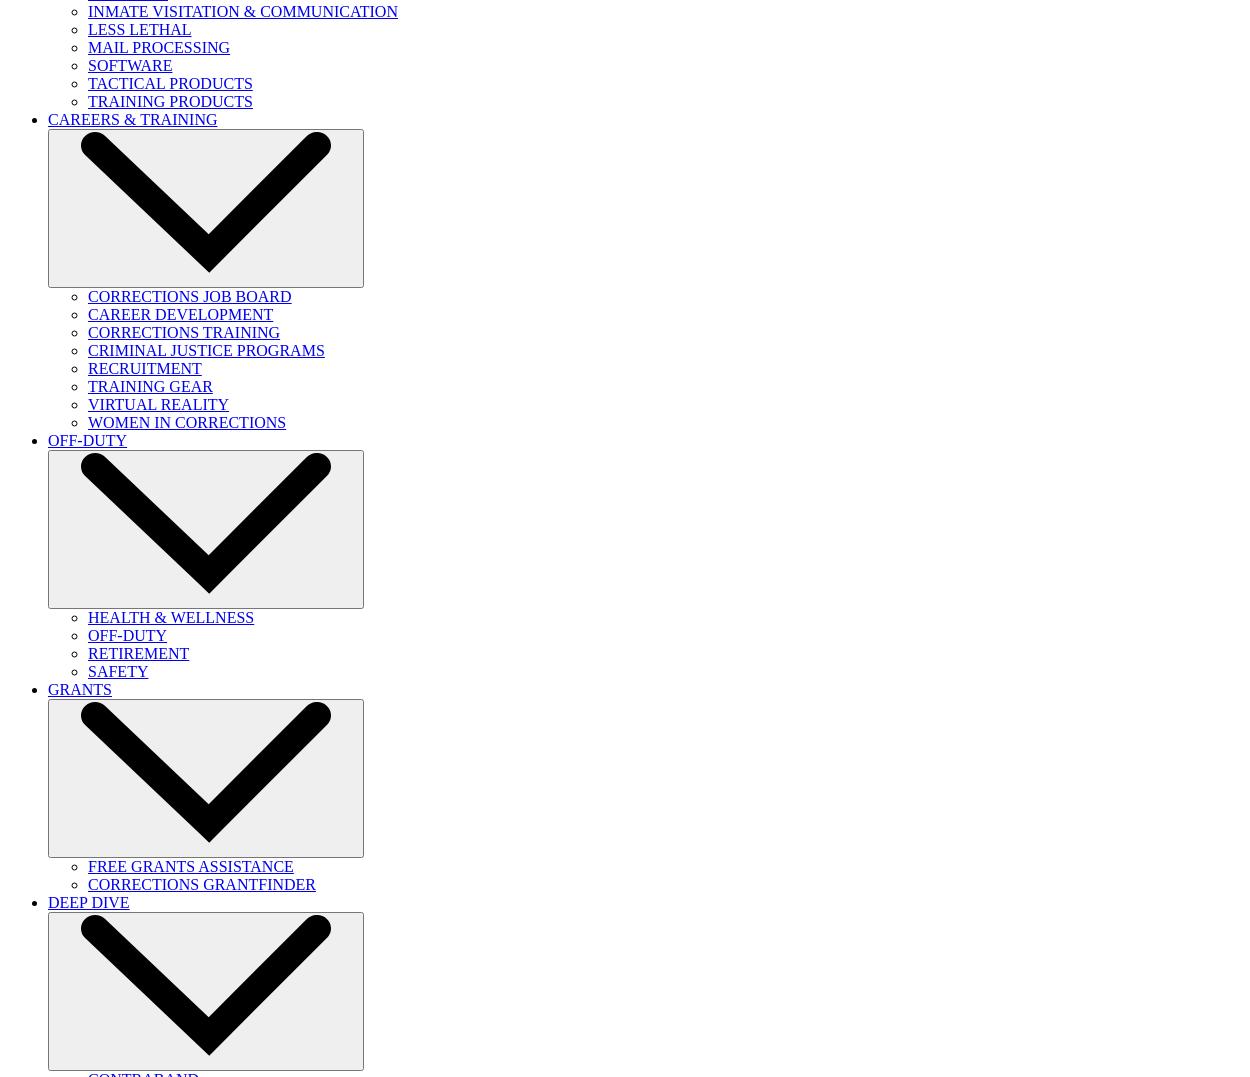 The height and width of the screenshot is (1077, 1250). What do you see at coordinates (117, 670) in the screenshot?
I see `'SAFETY'` at bounding box center [117, 670].